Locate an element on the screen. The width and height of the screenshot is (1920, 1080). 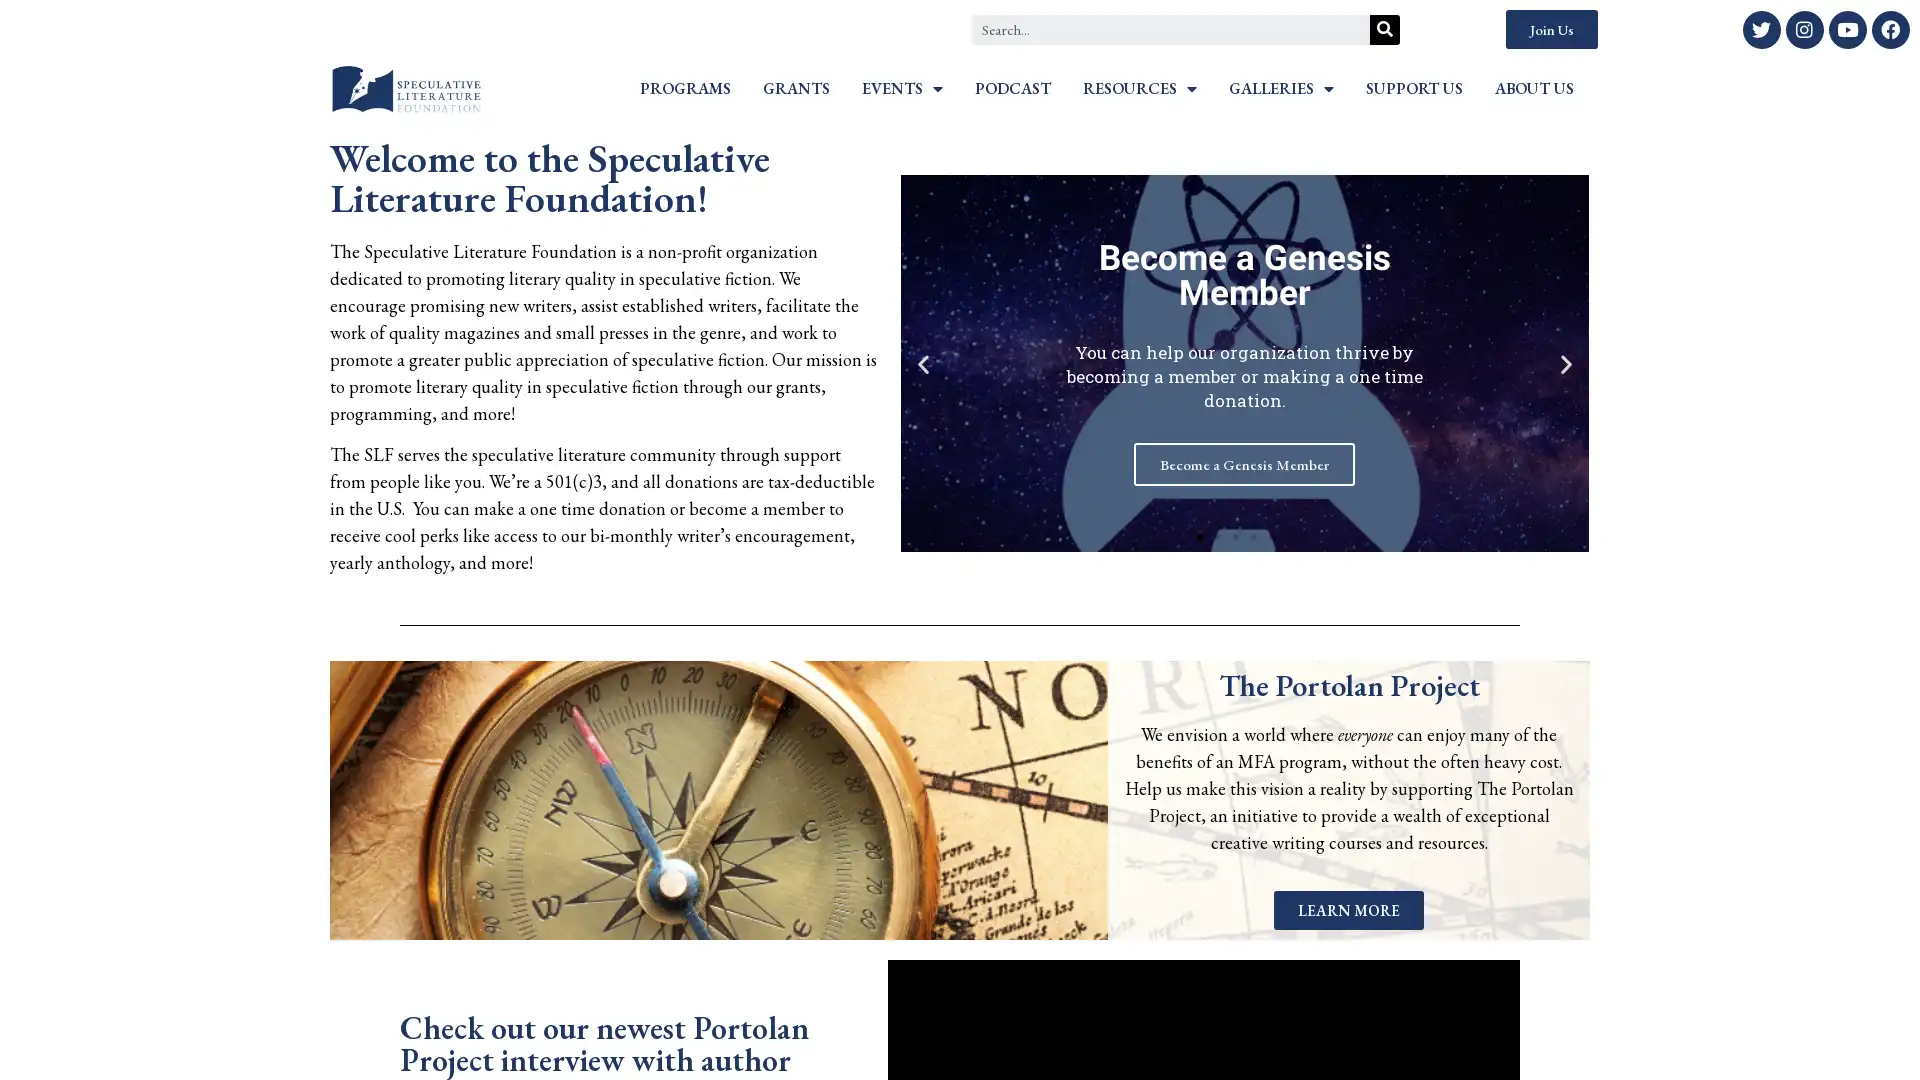
Go to slide 6 is located at coordinates (1290, 535).